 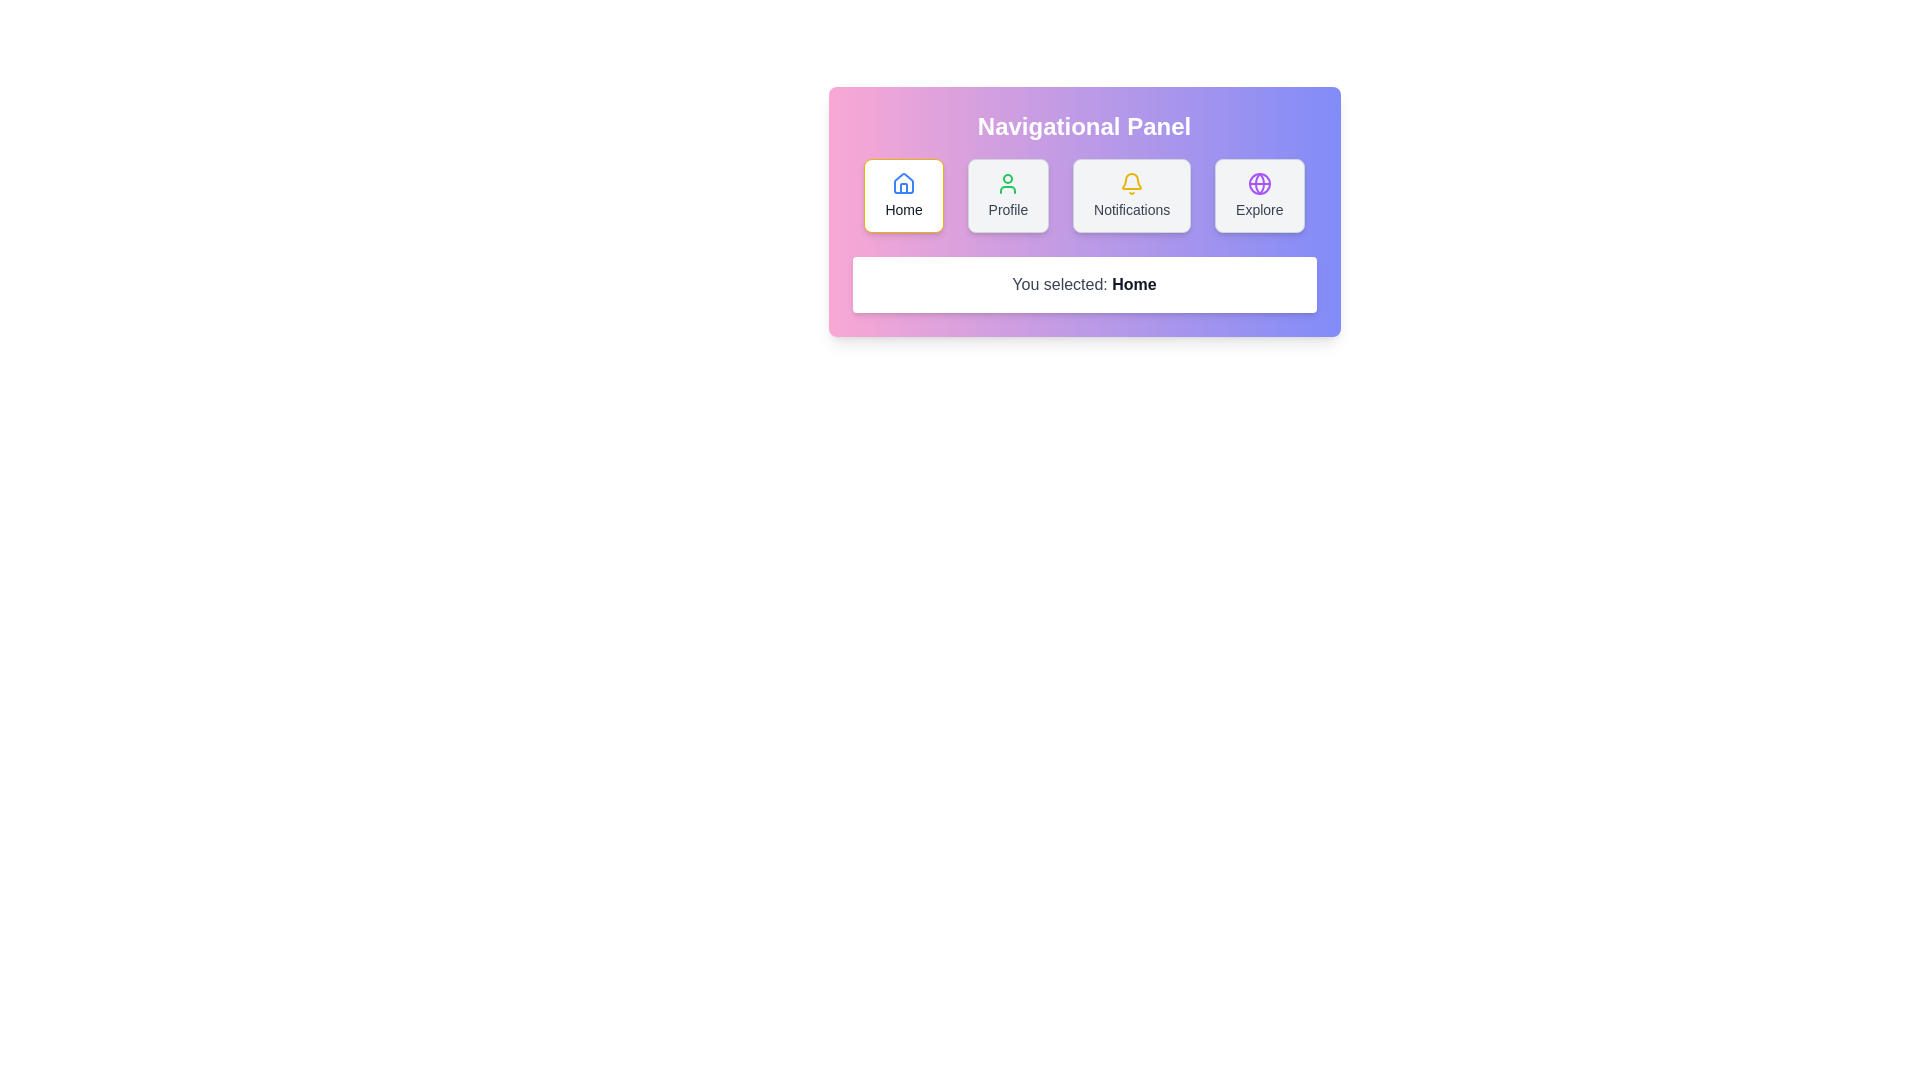 I want to click on the compact rectangular 'Home' button with a white background and gray border, so click(x=902, y=196).